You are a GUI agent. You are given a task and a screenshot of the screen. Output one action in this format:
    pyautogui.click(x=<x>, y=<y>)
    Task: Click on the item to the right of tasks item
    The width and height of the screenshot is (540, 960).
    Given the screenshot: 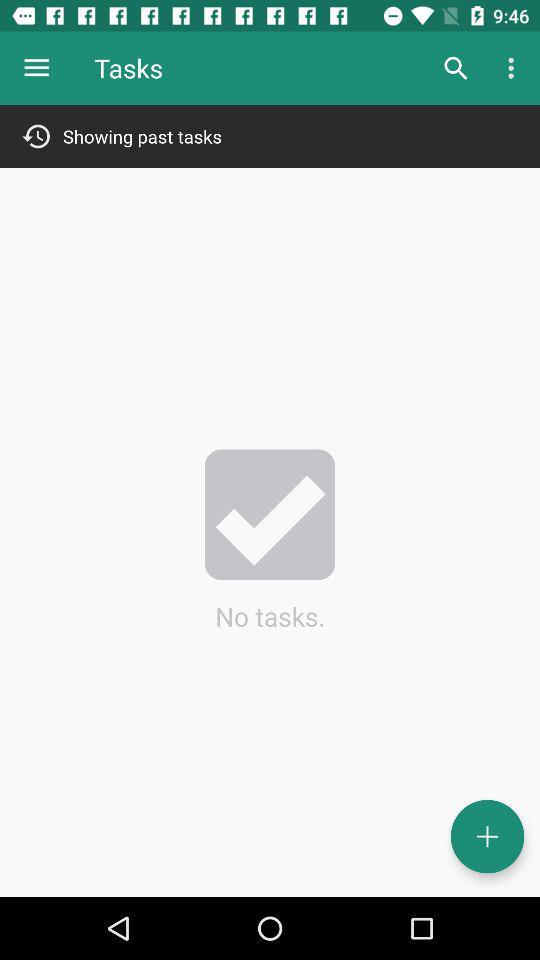 What is the action you would take?
    pyautogui.click(x=455, y=68)
    